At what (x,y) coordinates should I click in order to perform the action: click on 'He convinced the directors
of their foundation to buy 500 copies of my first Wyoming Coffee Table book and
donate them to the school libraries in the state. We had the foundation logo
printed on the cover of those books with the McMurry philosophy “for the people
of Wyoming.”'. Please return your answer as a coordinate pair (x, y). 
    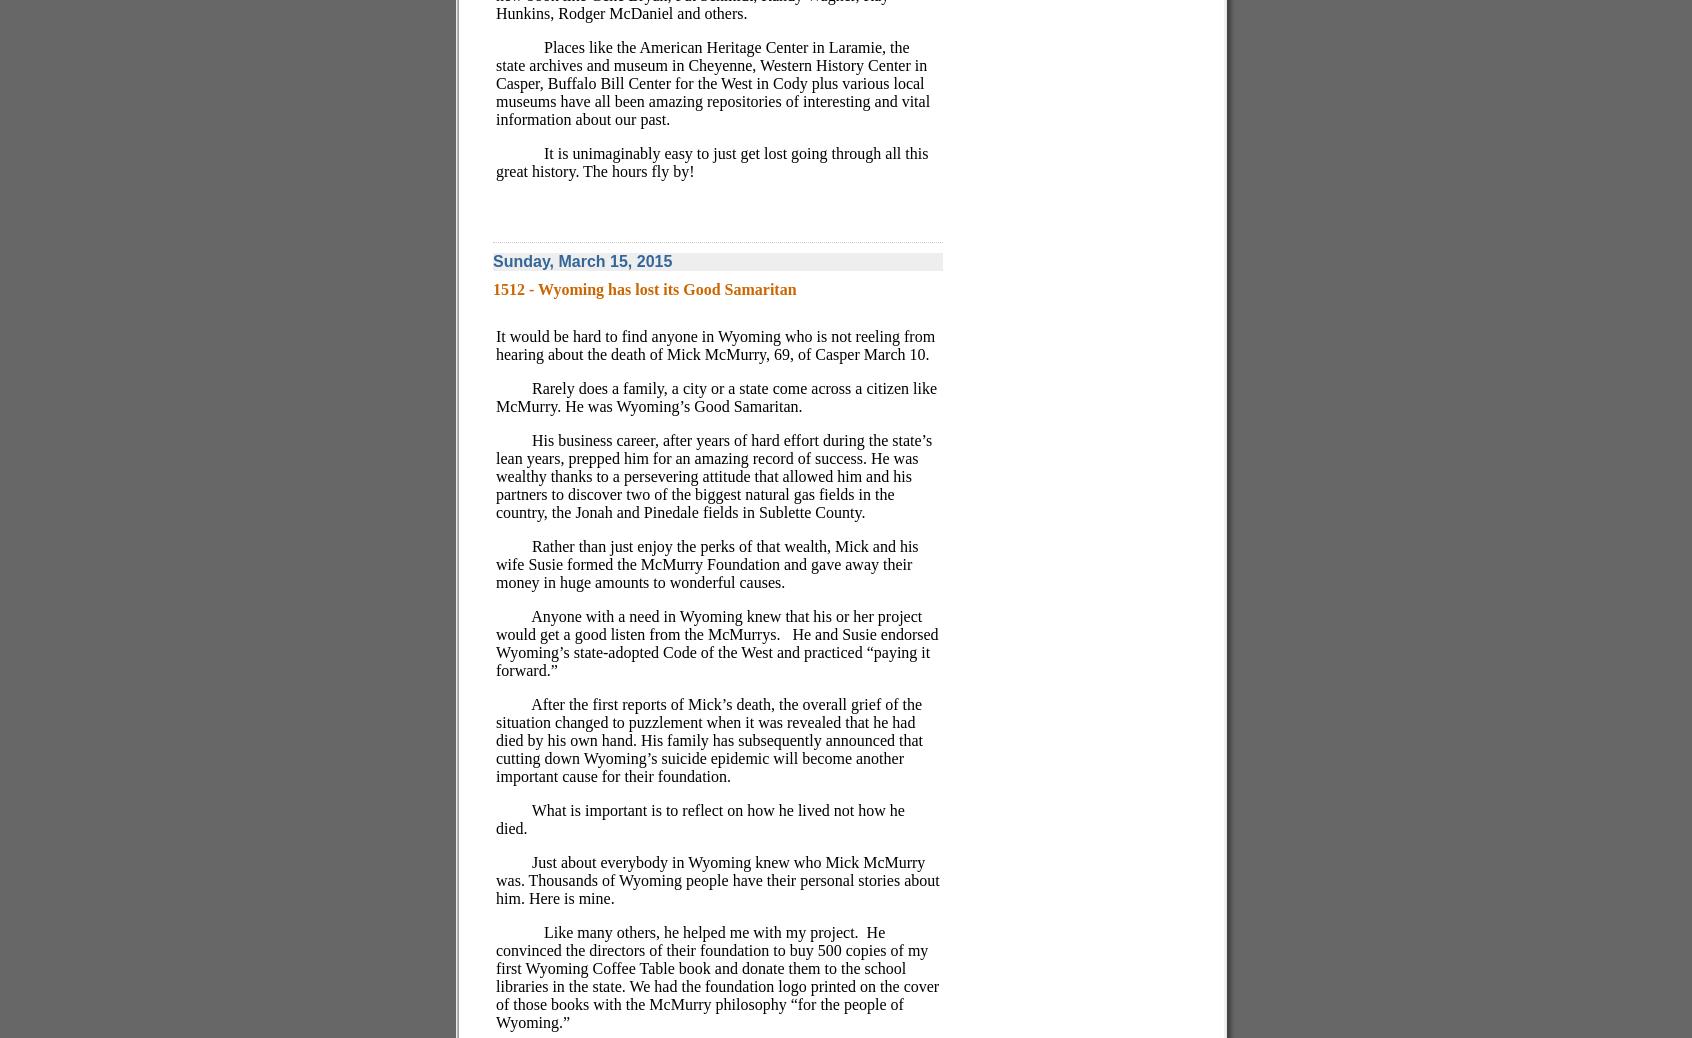
    Looking at the image, I should click on (716, 976).